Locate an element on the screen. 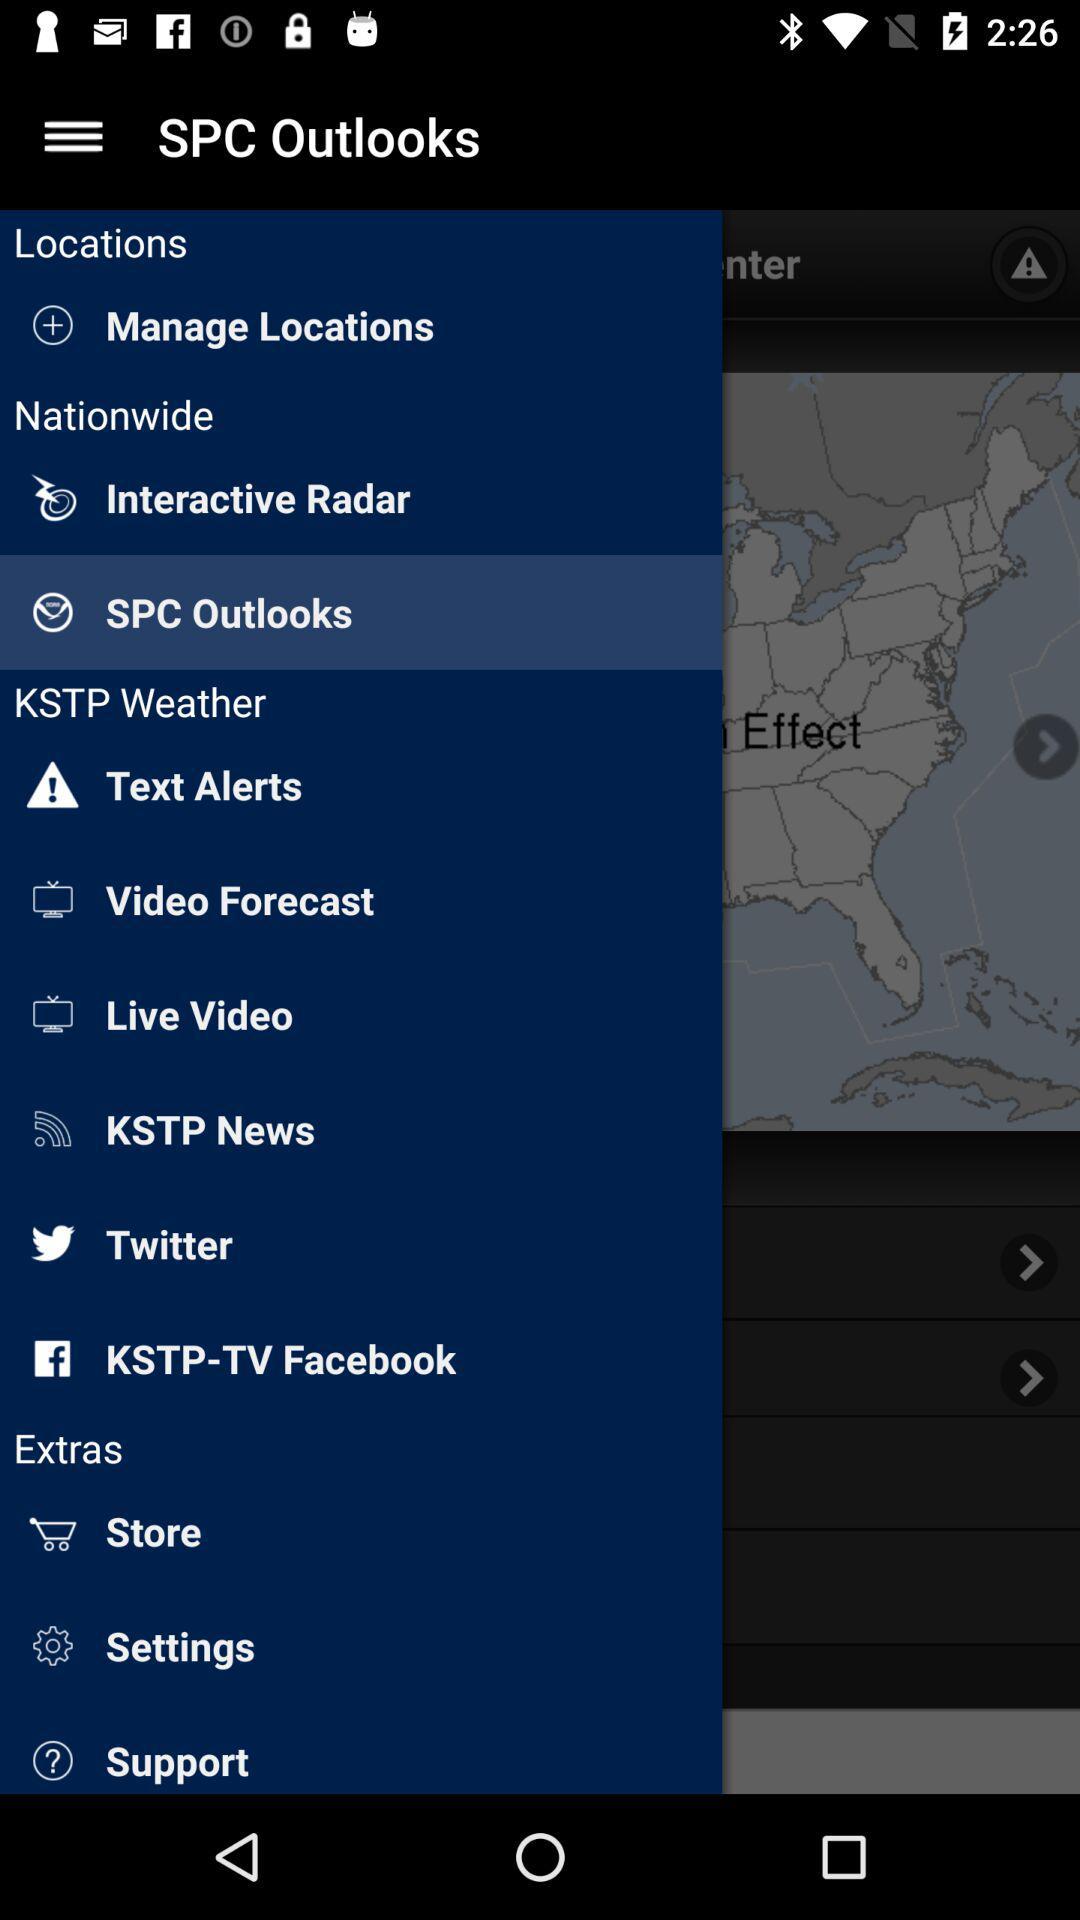  menu collapse option is located at coordinates (72, 135).